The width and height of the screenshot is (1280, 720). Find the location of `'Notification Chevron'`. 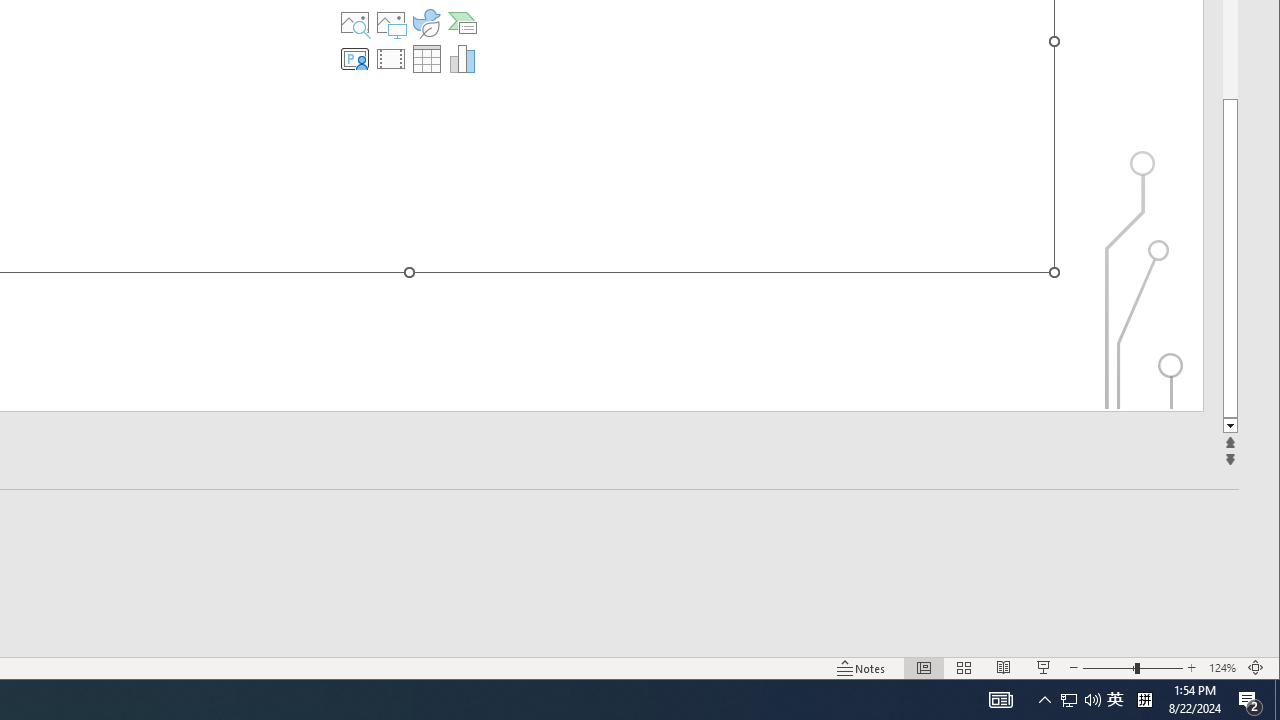

'Notification Chevron' is located at coordinates (1044, 698).